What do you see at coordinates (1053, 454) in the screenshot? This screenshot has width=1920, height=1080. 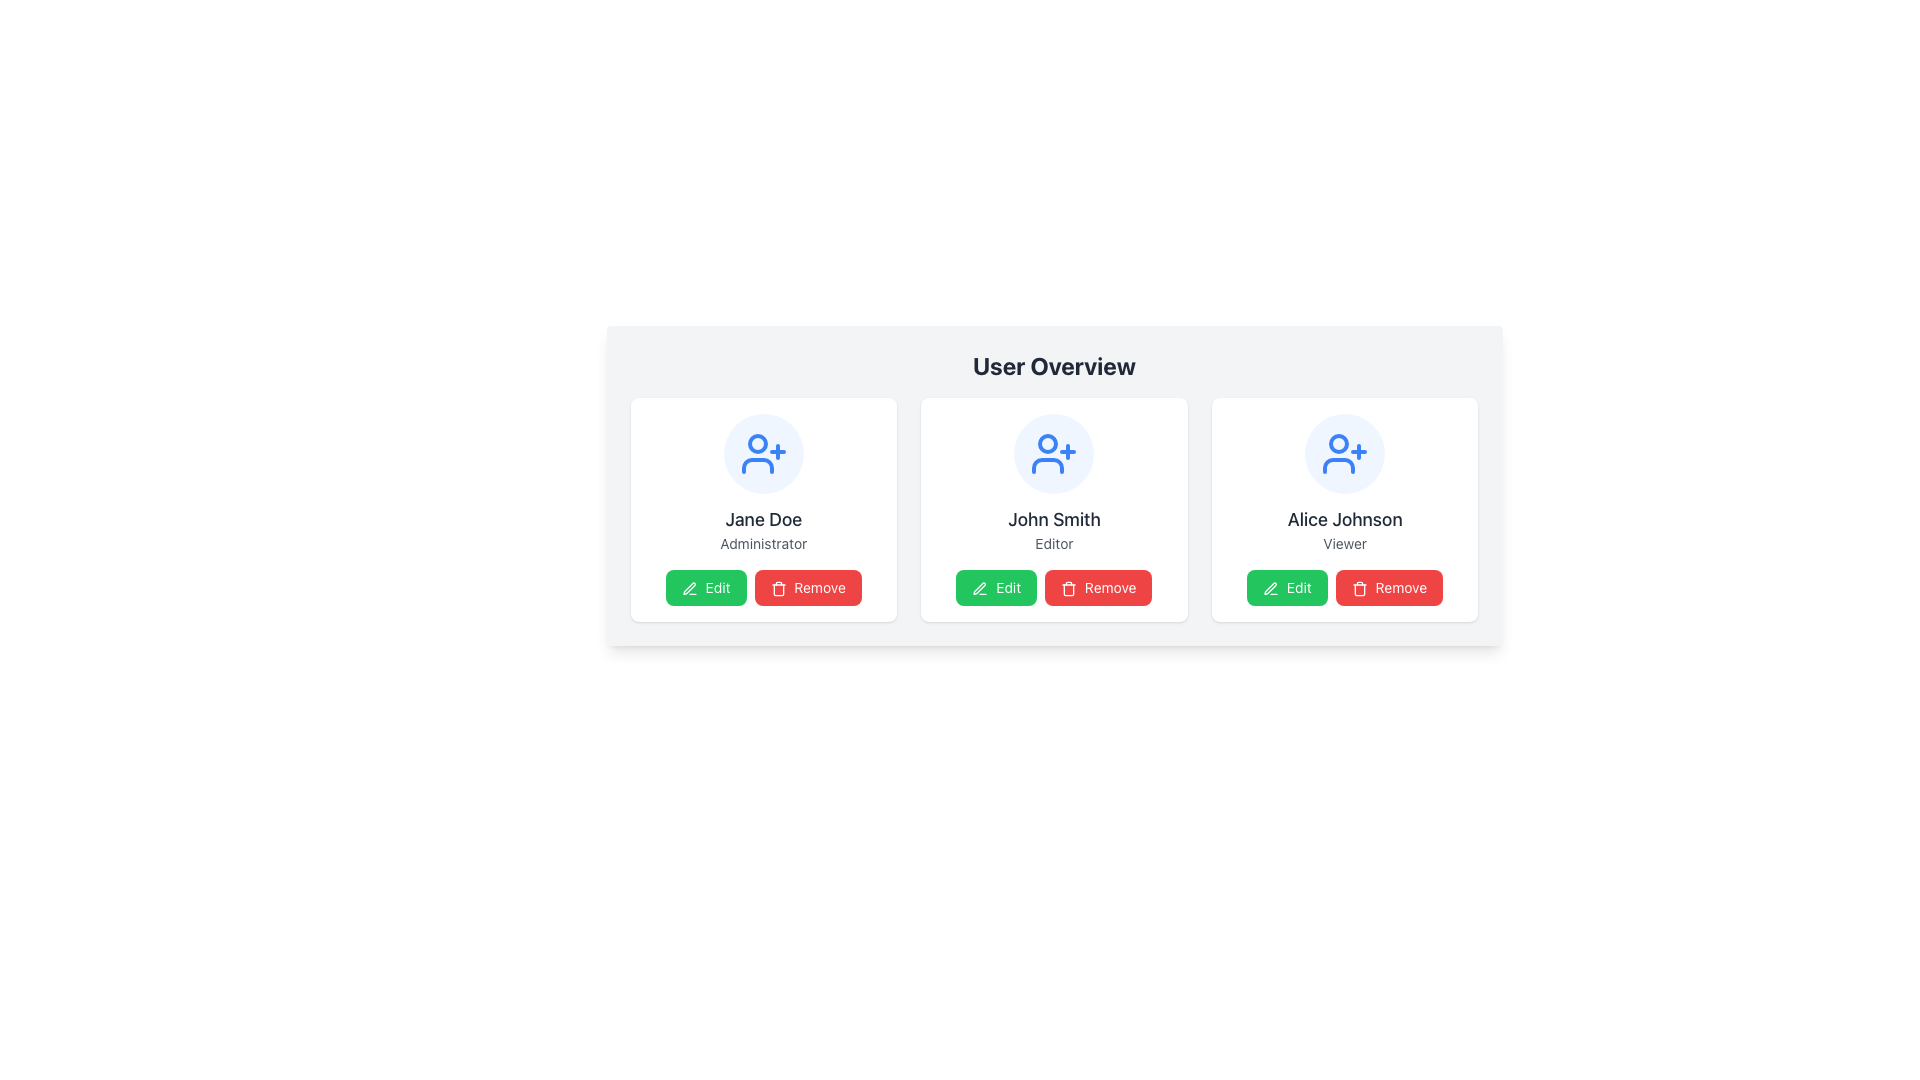 I see `the blue icon resembling a person with a plus symbol, which is located in the middle column of three user profile cards under the 'User Overview' title` at bounding box center [1053, 454].